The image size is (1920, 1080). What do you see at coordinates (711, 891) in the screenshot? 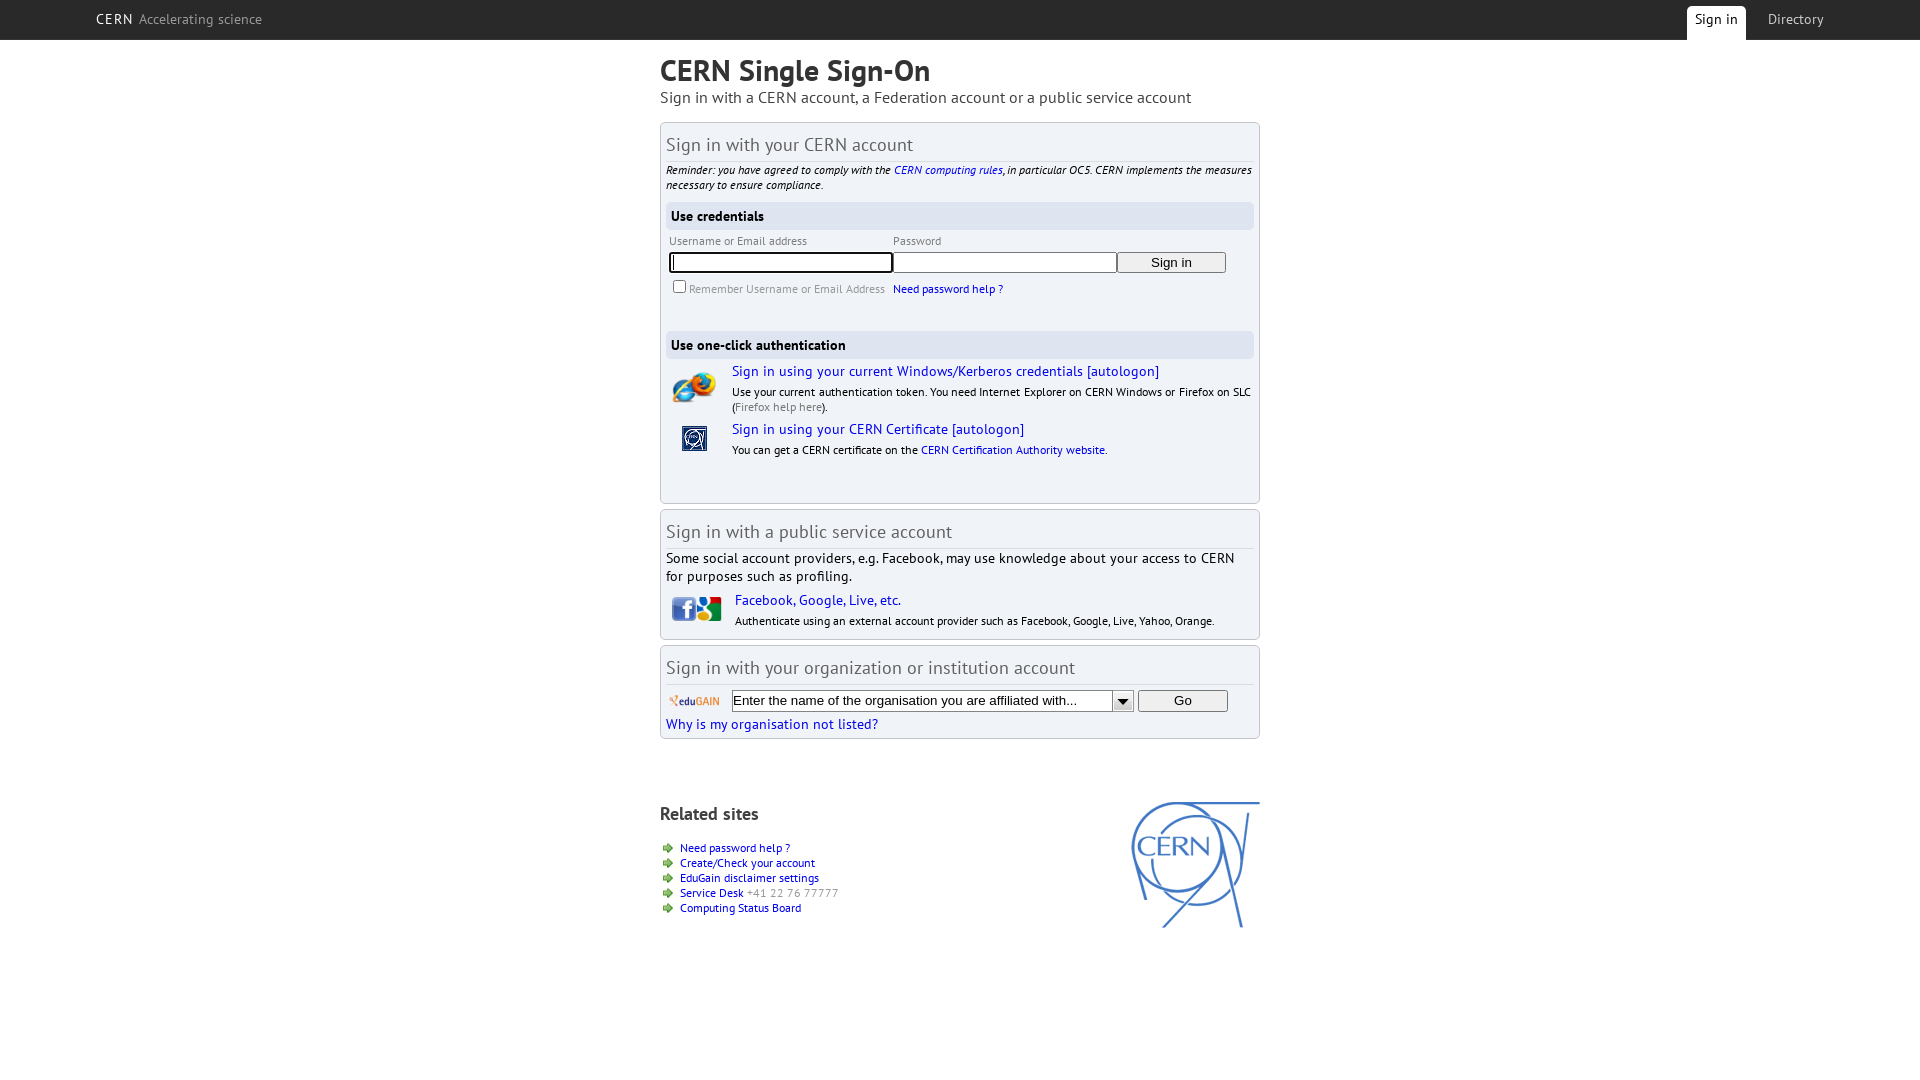
I see `'Service Desk'` at bounding box center [711, 891].